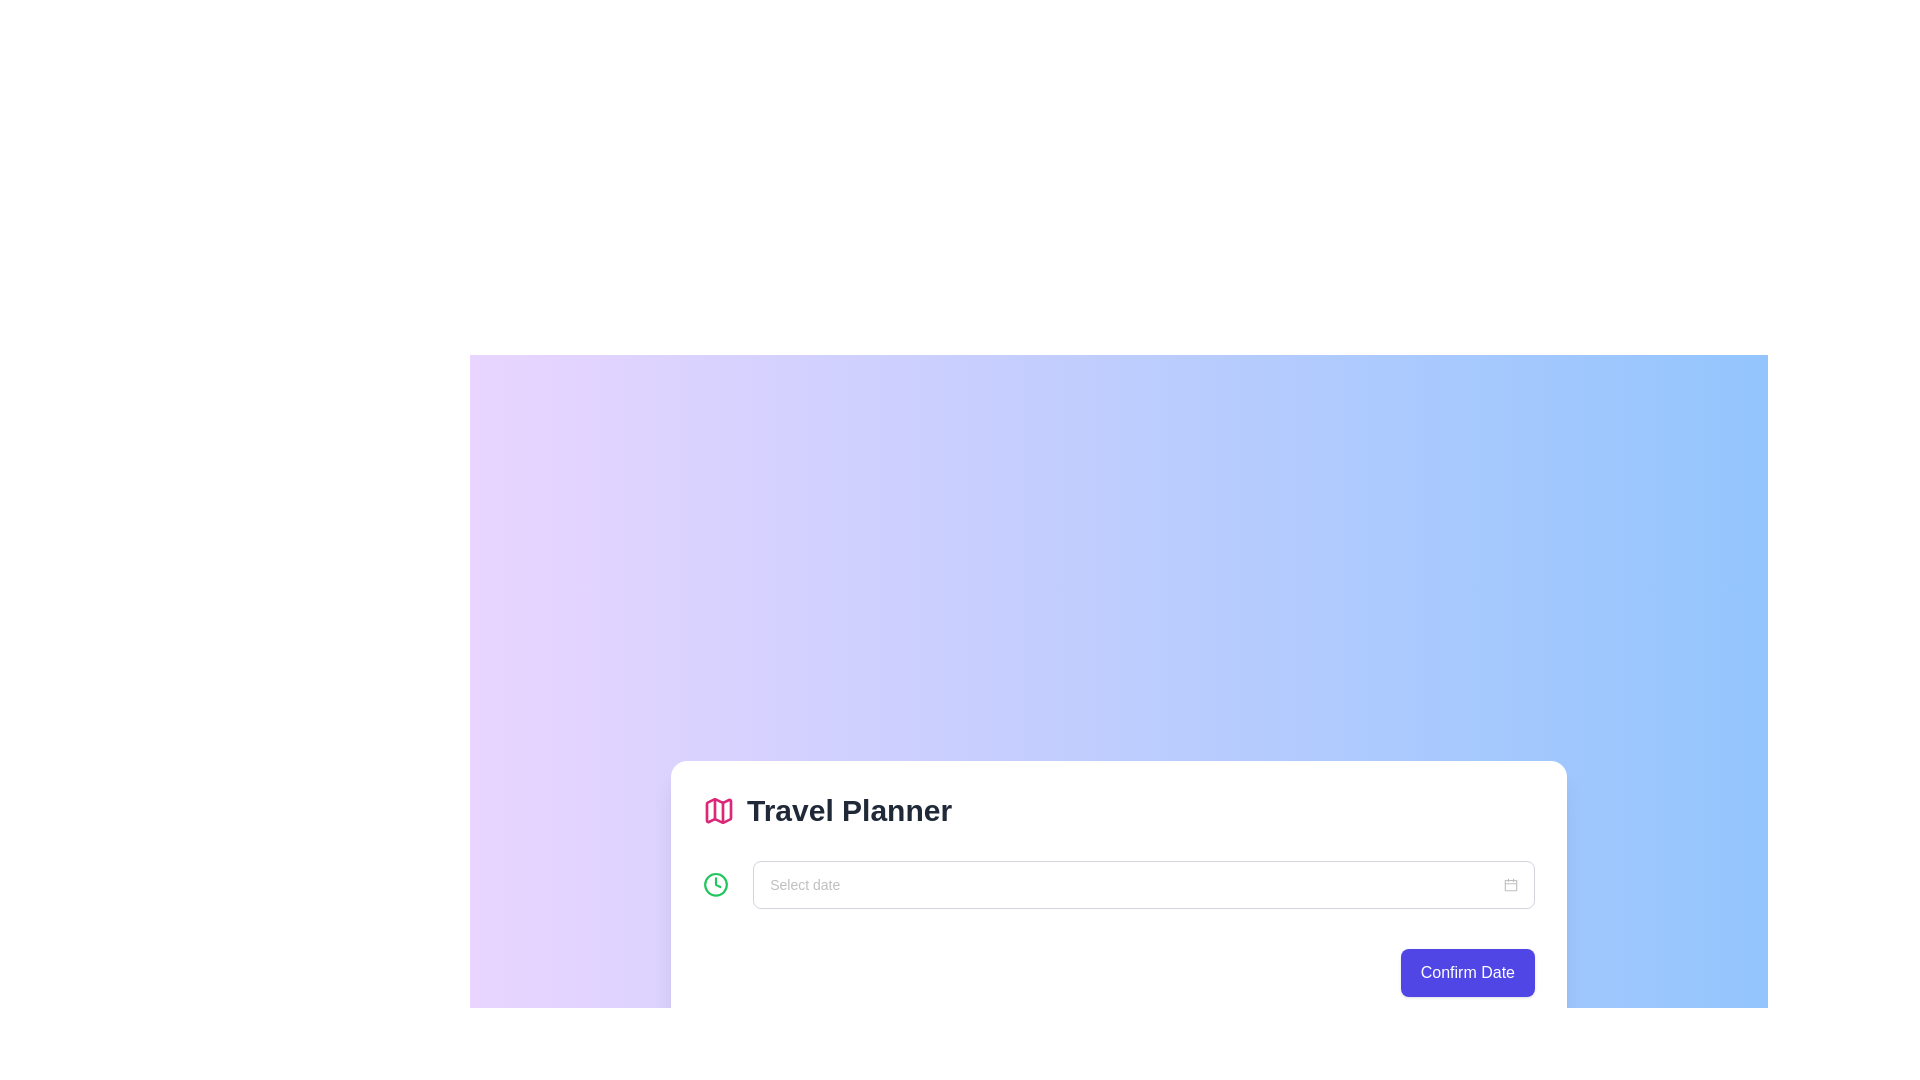 This screenshot has width=1920, height=1080. What do you see at coordinates (718, 881) in the screenshot?
I see `the triangular pointer representing the hour and minute hand within the SVG clock icon, located to the left of the 'Select date' input field and below the 'Travel Planner' heading` at bounding box center [718, 881].